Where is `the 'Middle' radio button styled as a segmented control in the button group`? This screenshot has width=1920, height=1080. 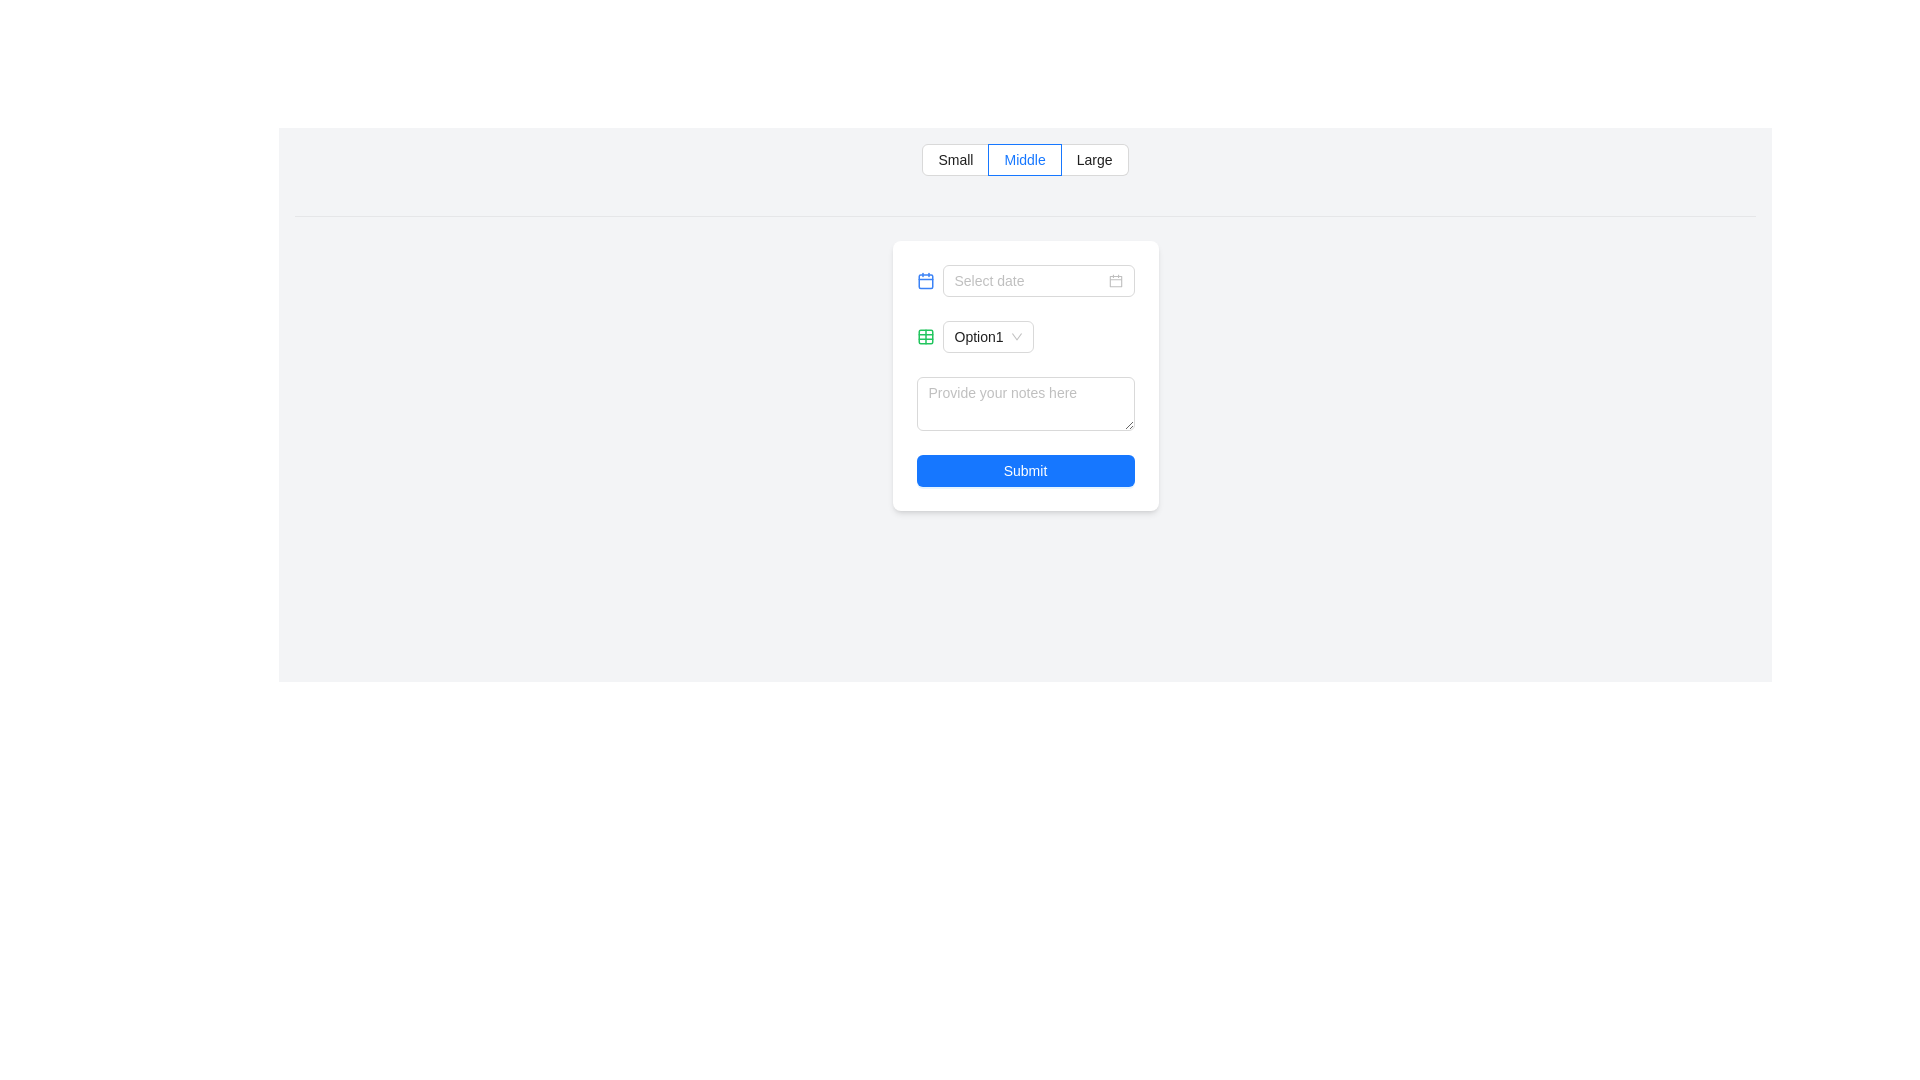
the 'Middle' radio button styled as a segmented control in the button group is located at coordinates (1025, 158).